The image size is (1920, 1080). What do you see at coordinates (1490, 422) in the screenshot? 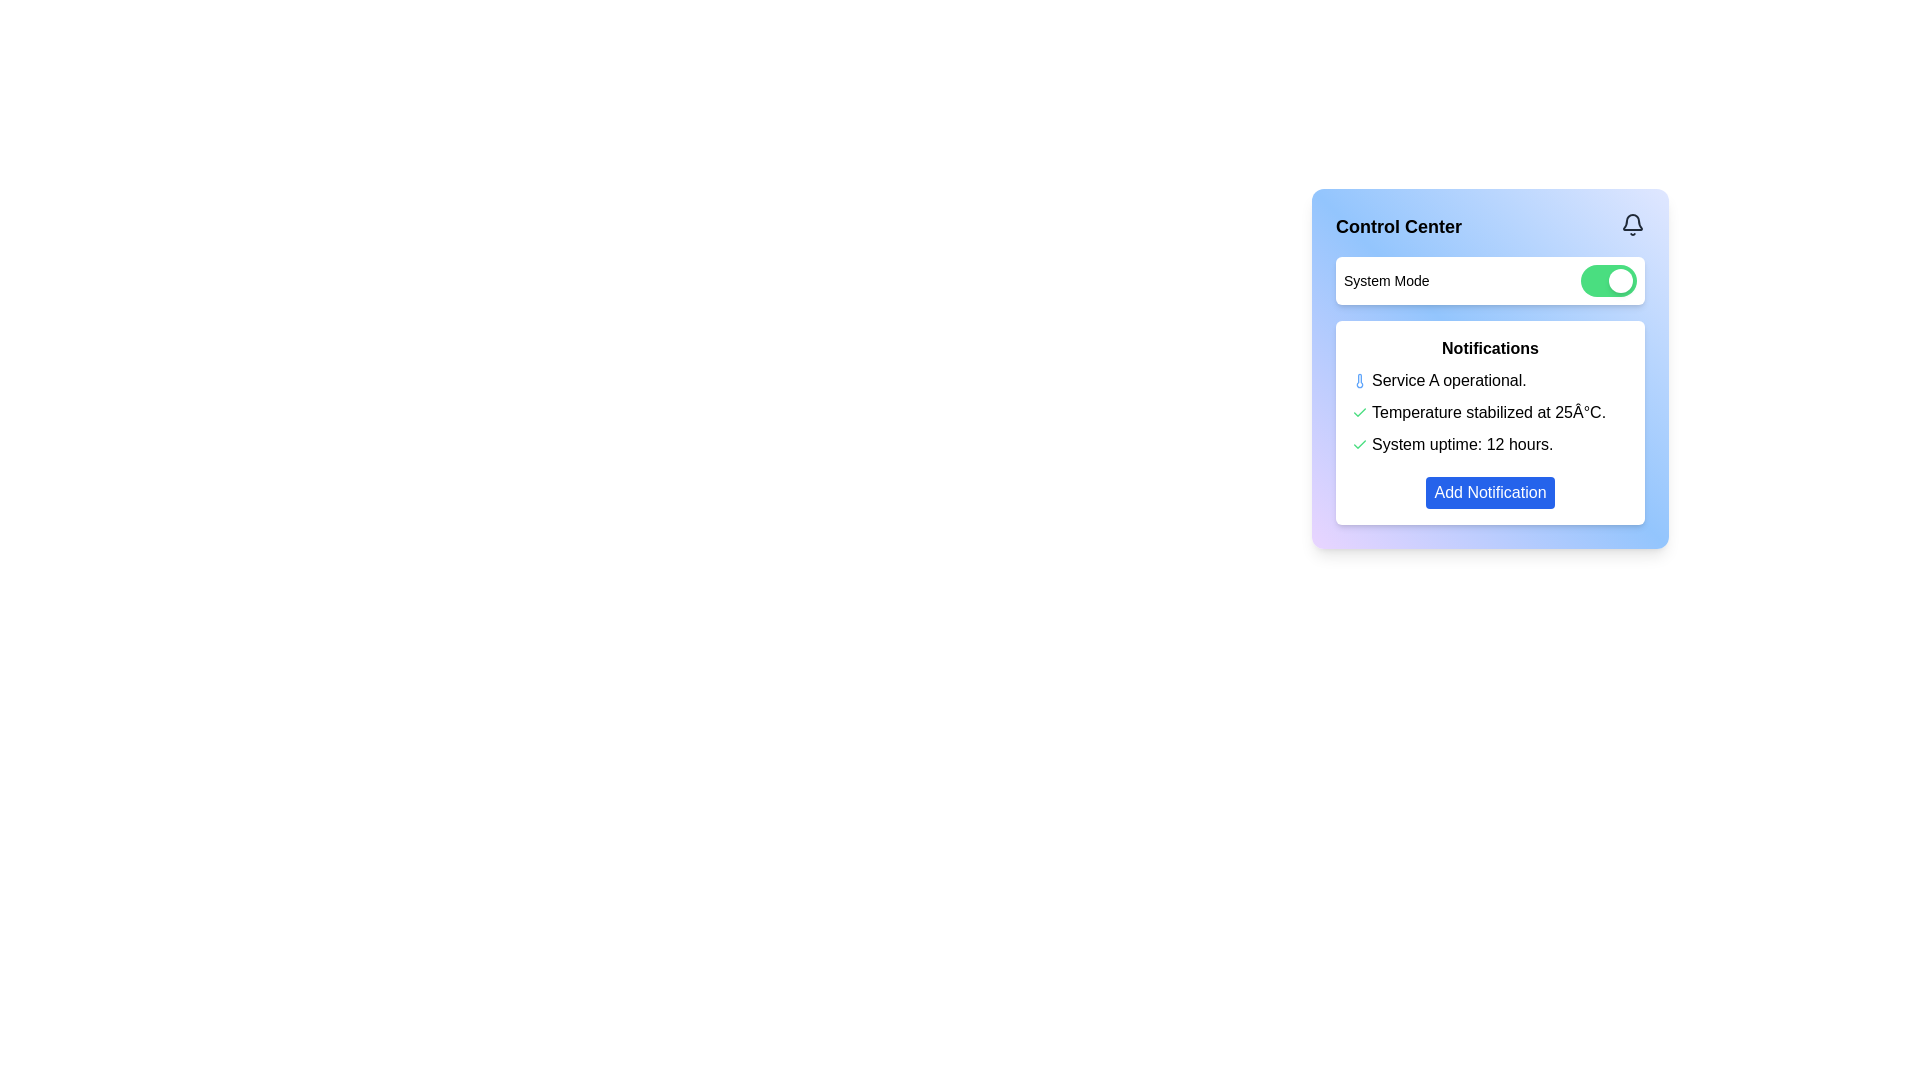
I see `the notification display panel located in the lower section of the 'Control Center', beneath the 'System Mode' section` at bounding box center [1490, 422].